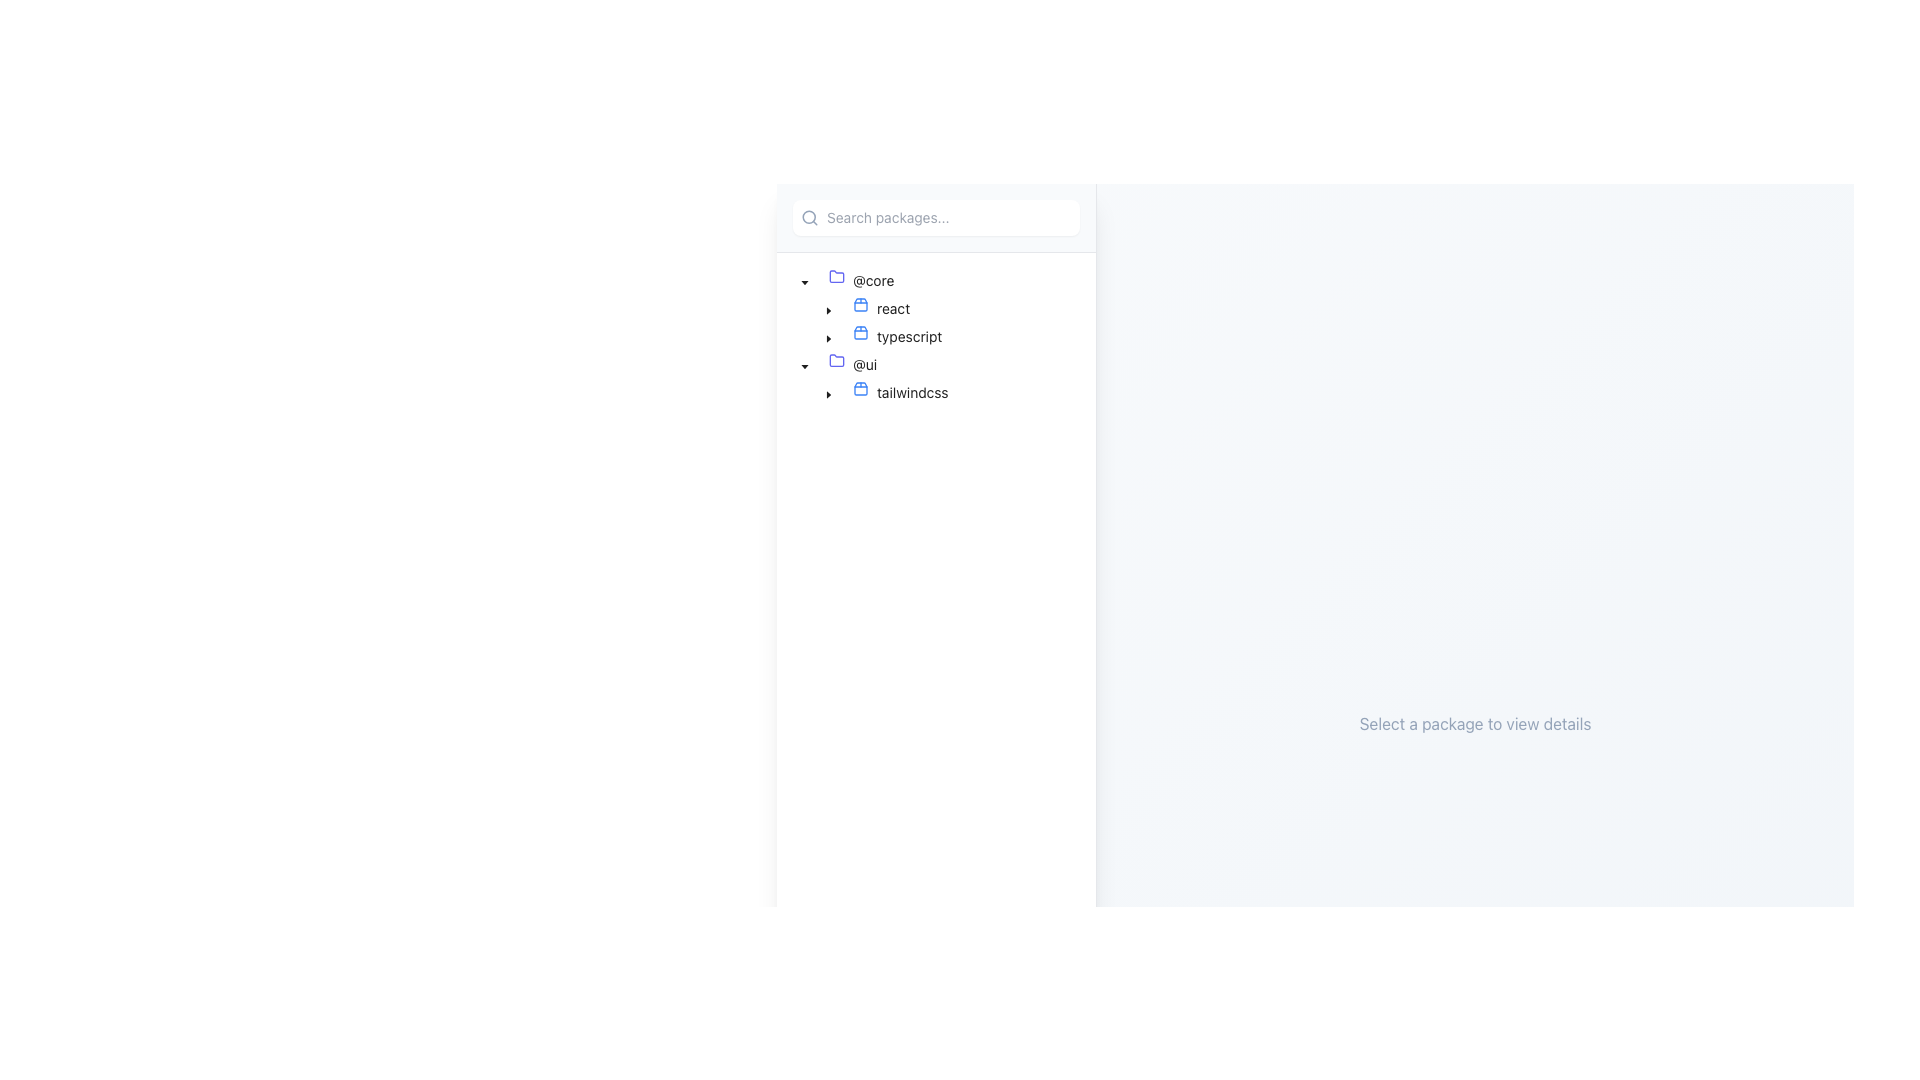  Describe the element at coordinates (829, 394) in the screenshot. I see `the caret-down icon located on the left side of the UI, near the '@core' node in the tree structure` at that location.